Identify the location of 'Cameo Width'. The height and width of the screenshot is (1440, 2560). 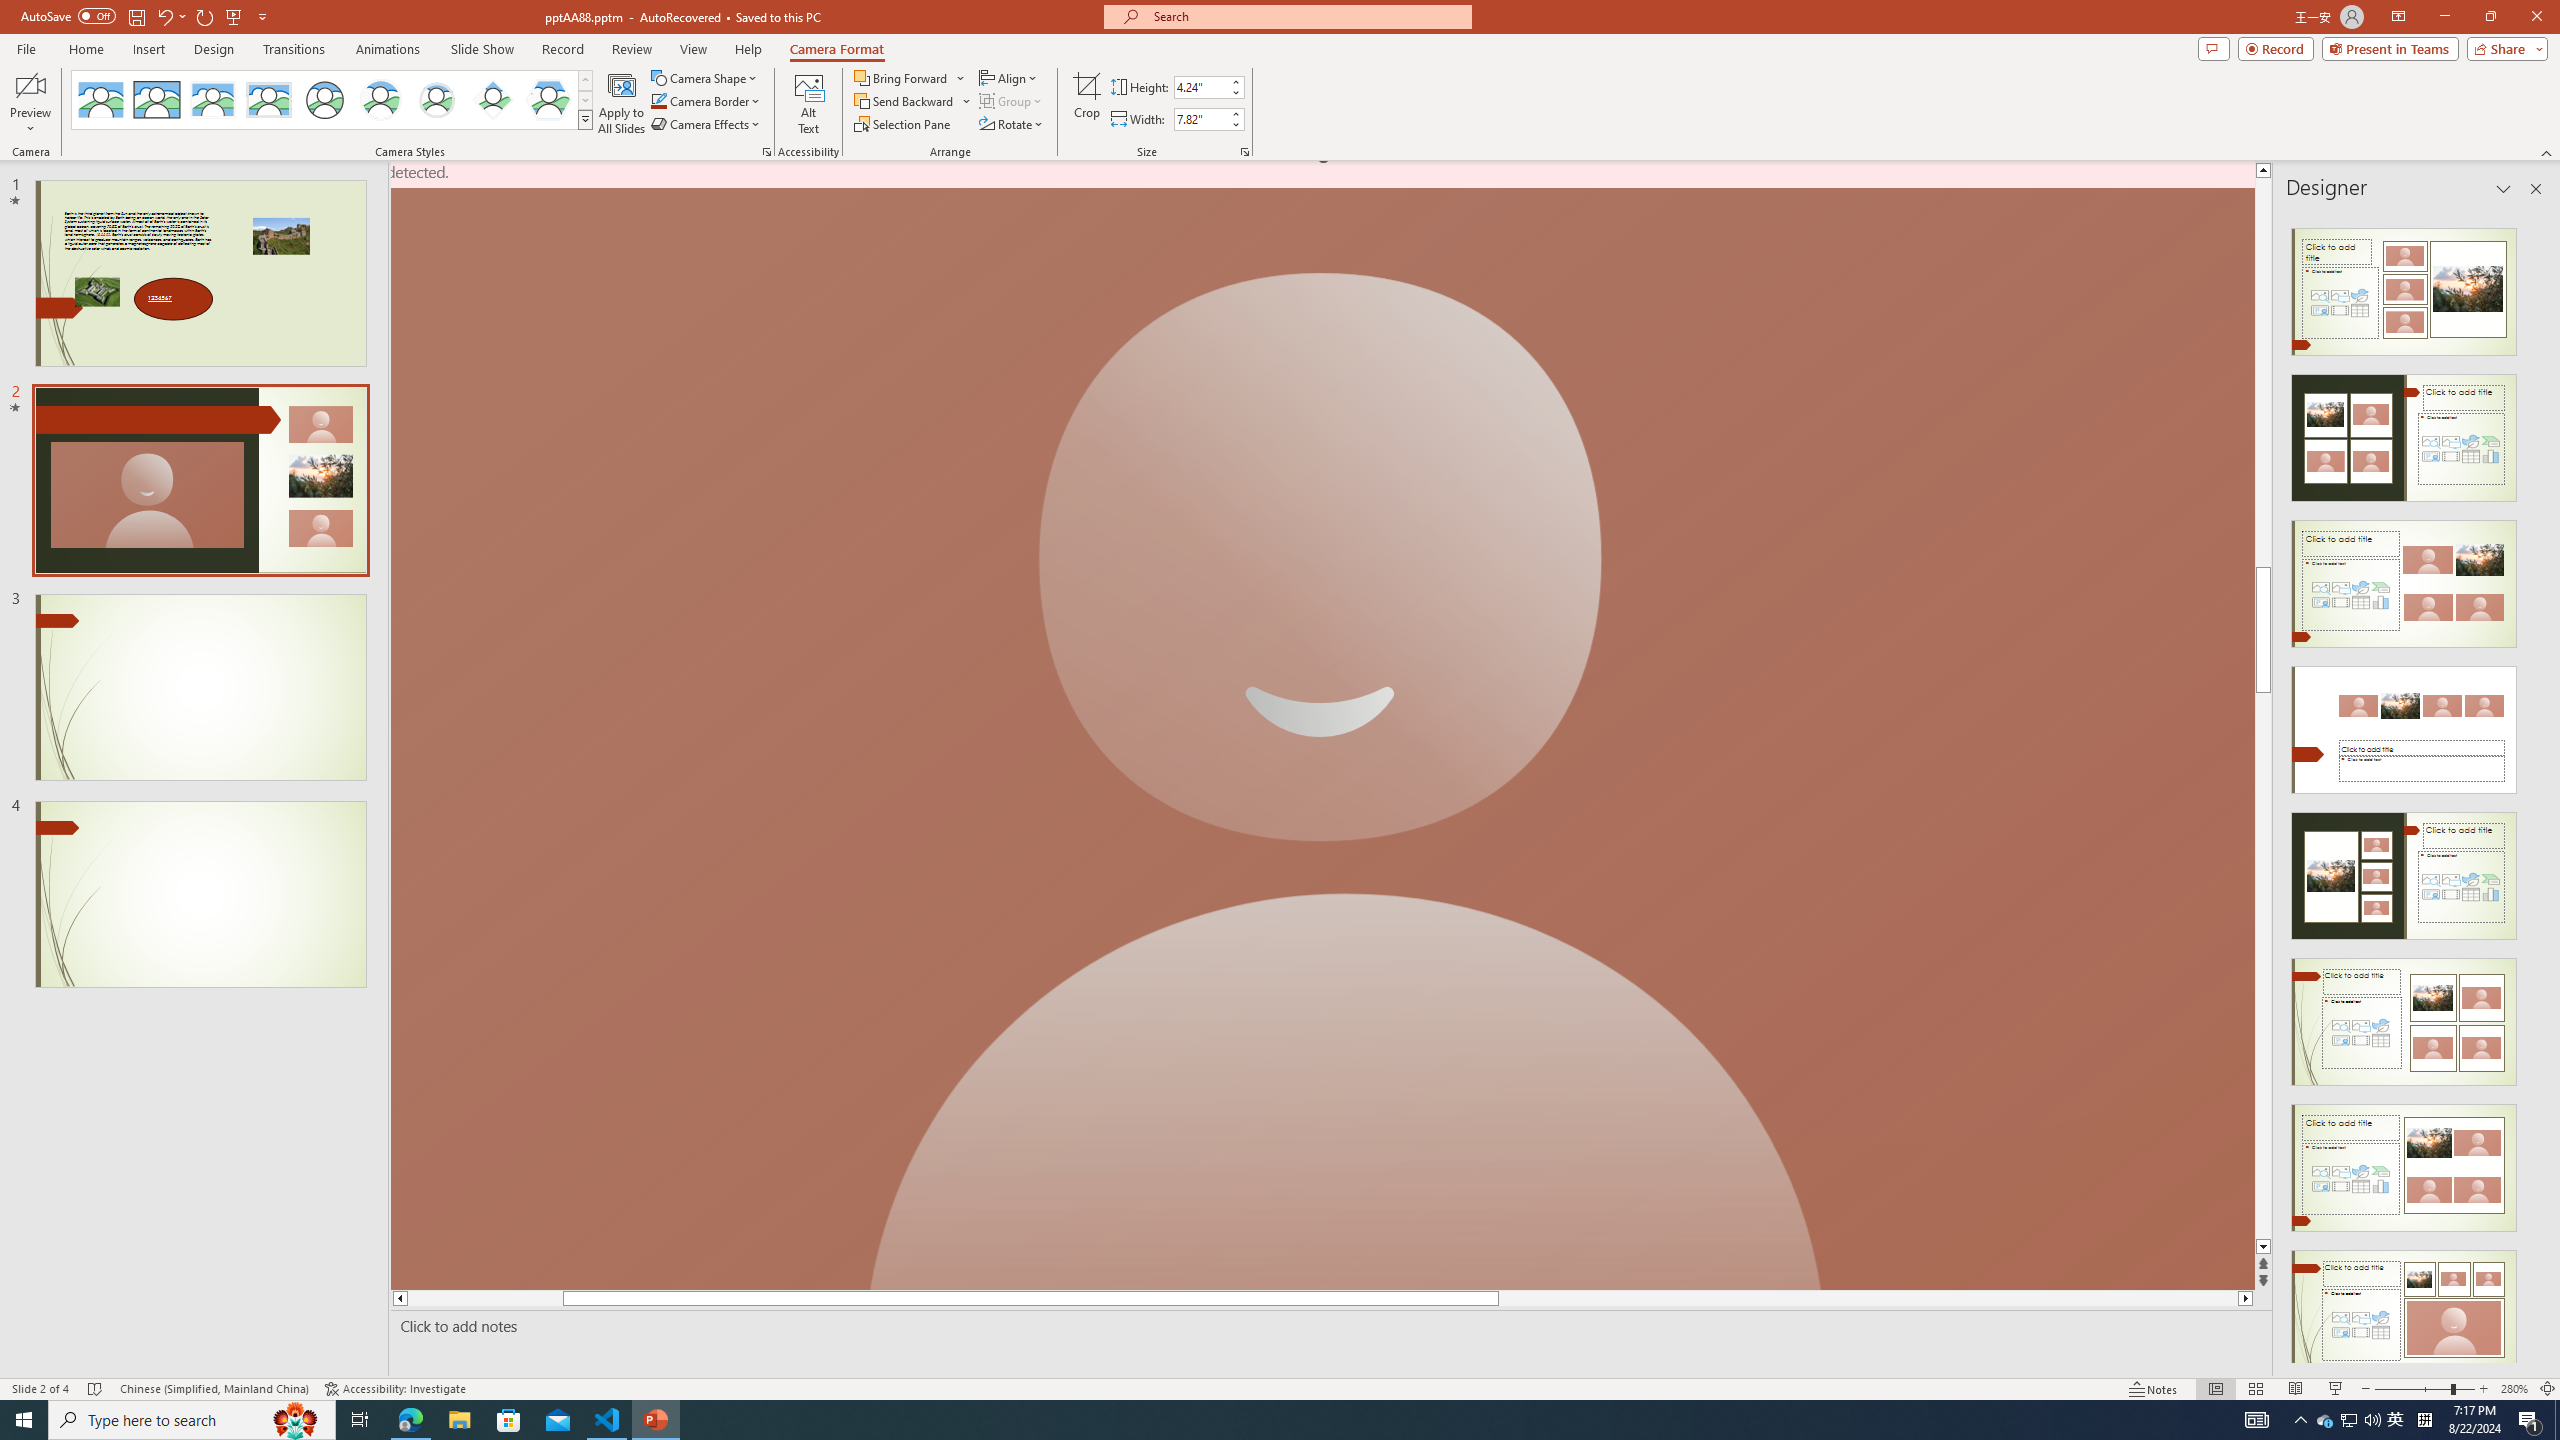
(1199, 118).